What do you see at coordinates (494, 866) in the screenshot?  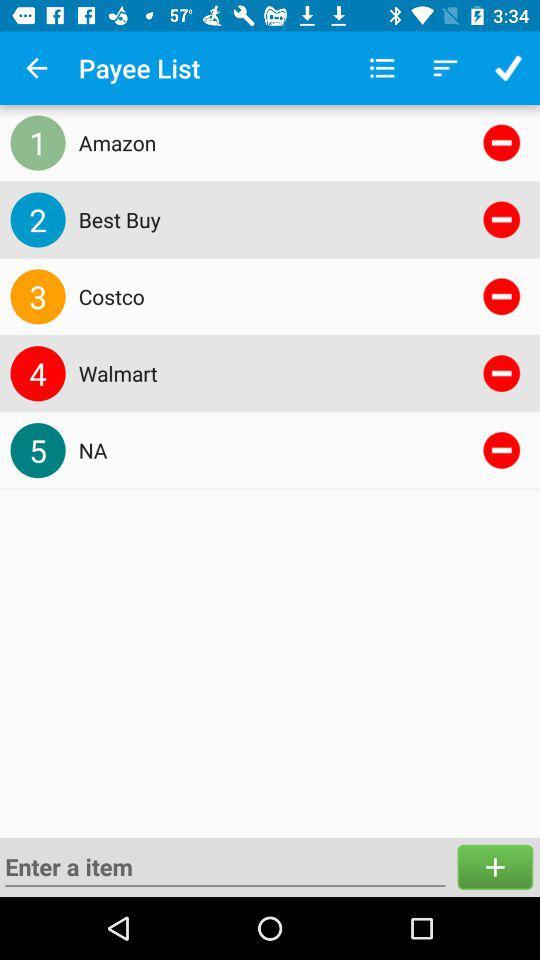 I see `icon at the bottom right corner` at bounding box center [494, 866].